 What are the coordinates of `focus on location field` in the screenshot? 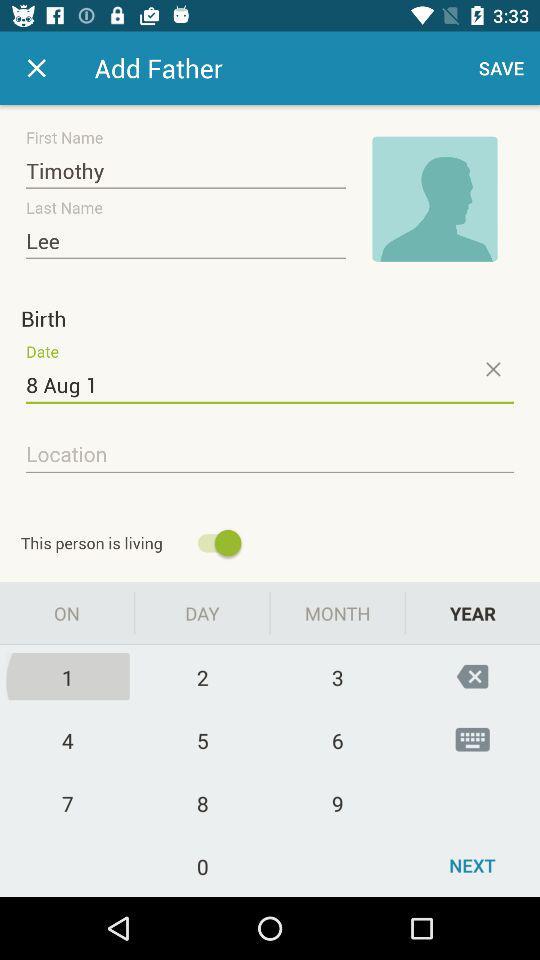 It's located at (270, 455).